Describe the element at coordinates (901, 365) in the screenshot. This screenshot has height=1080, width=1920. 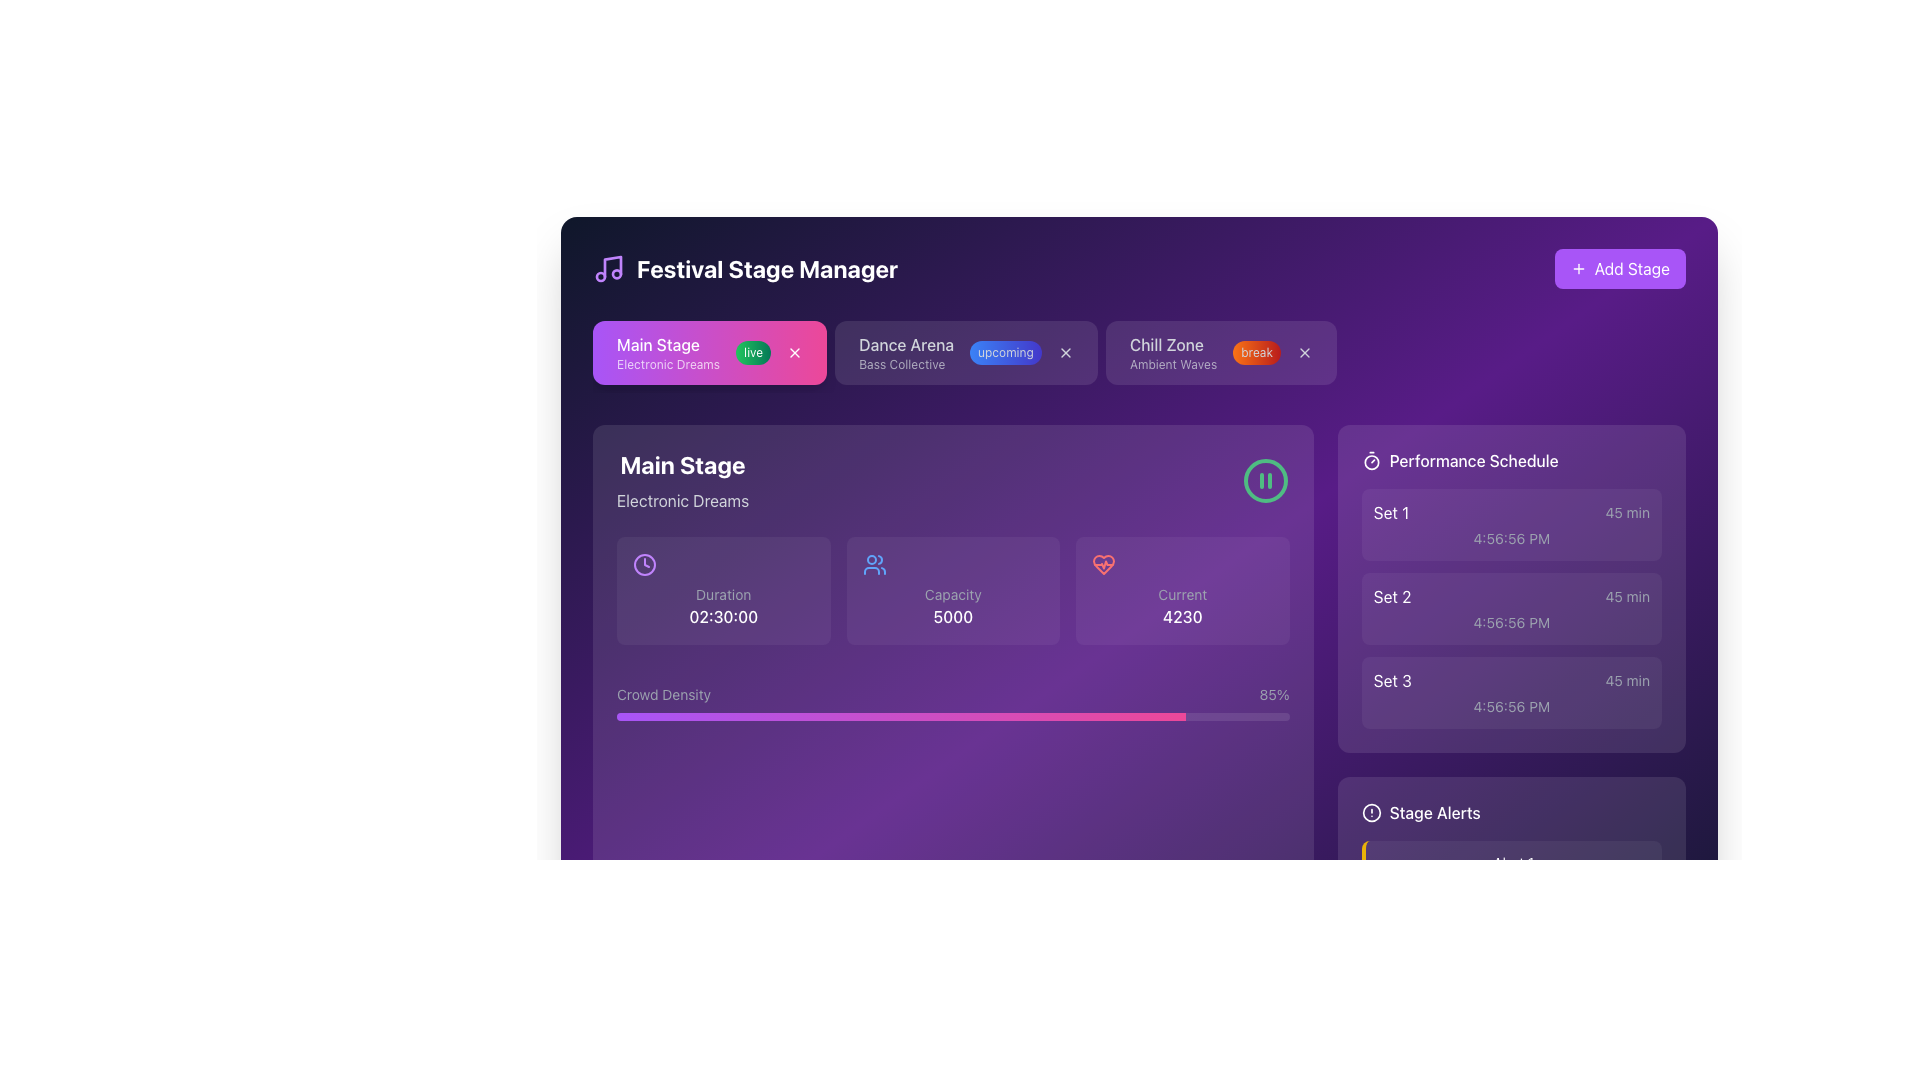
I see `the informational content of the Text Label displaying 'Bass Collective' in light gray font, positioned below the heading 'Dance Arena' in the middle tag group` at that location.